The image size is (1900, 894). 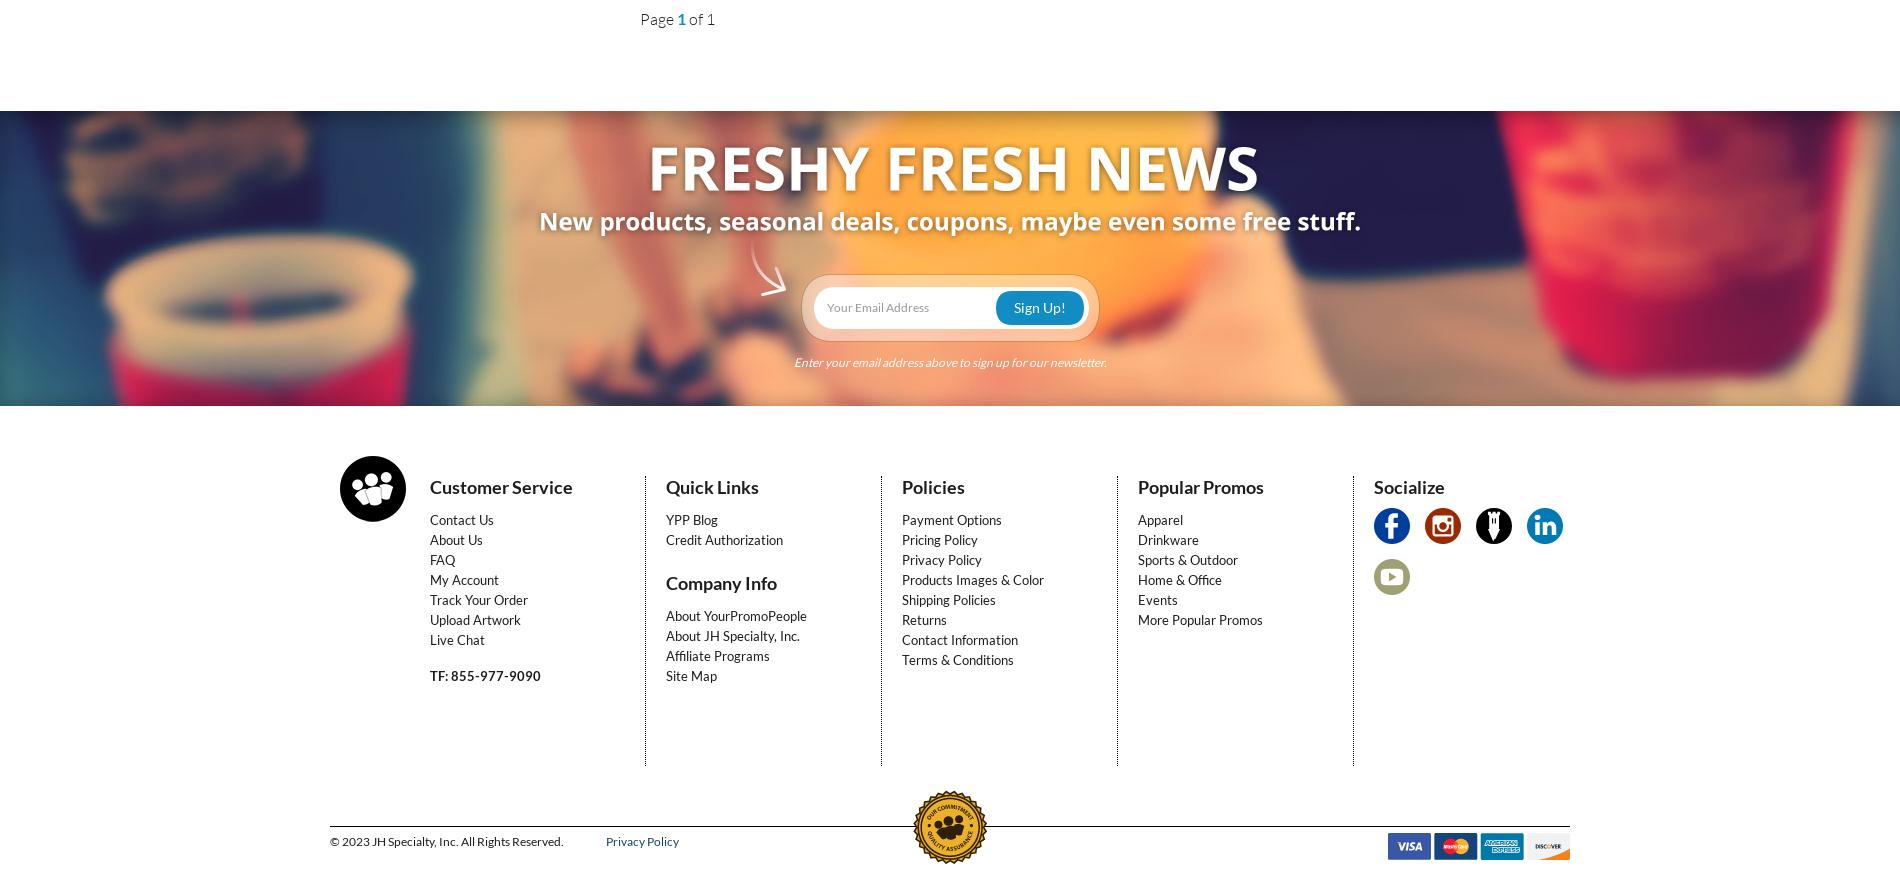 I want to click on 'Drinkware', so click(x=1168, y=539).